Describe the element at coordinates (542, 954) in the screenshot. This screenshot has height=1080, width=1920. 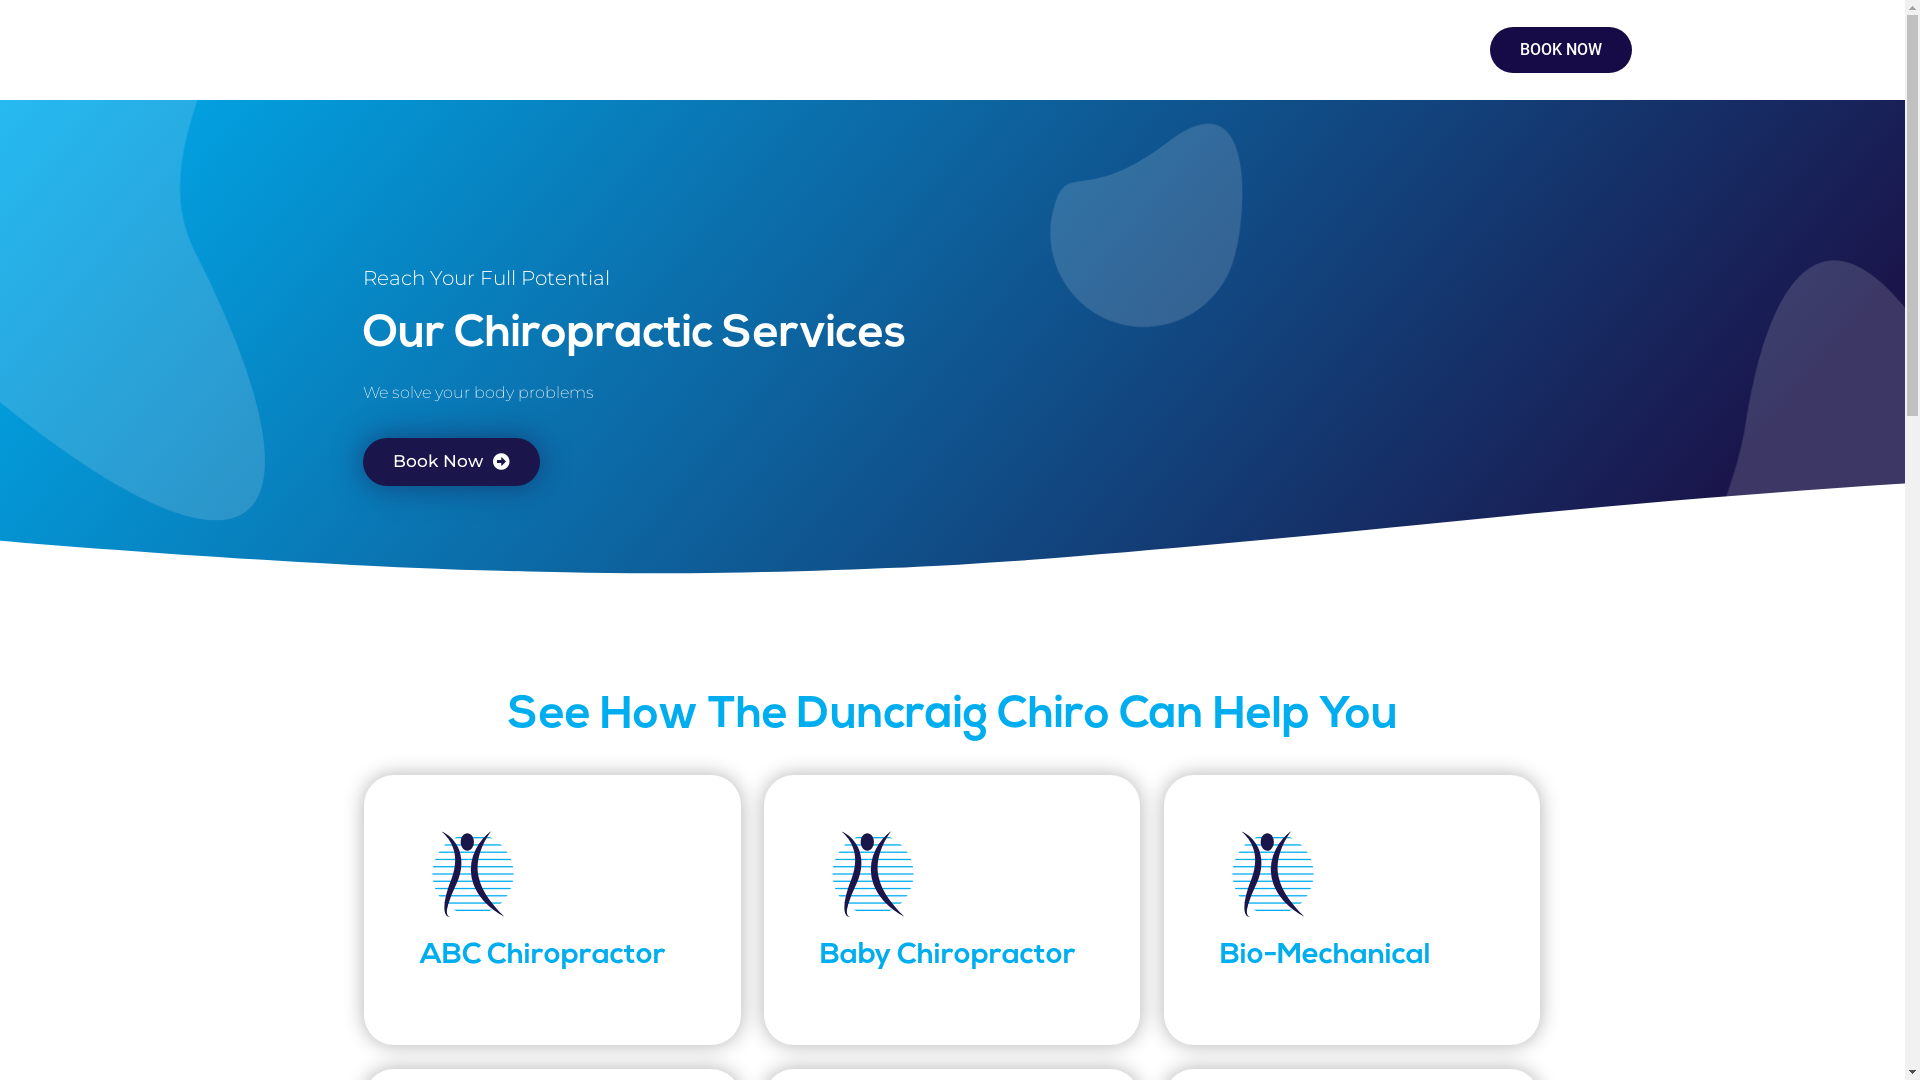
I see `'ABC Chiropractor'` at that location.